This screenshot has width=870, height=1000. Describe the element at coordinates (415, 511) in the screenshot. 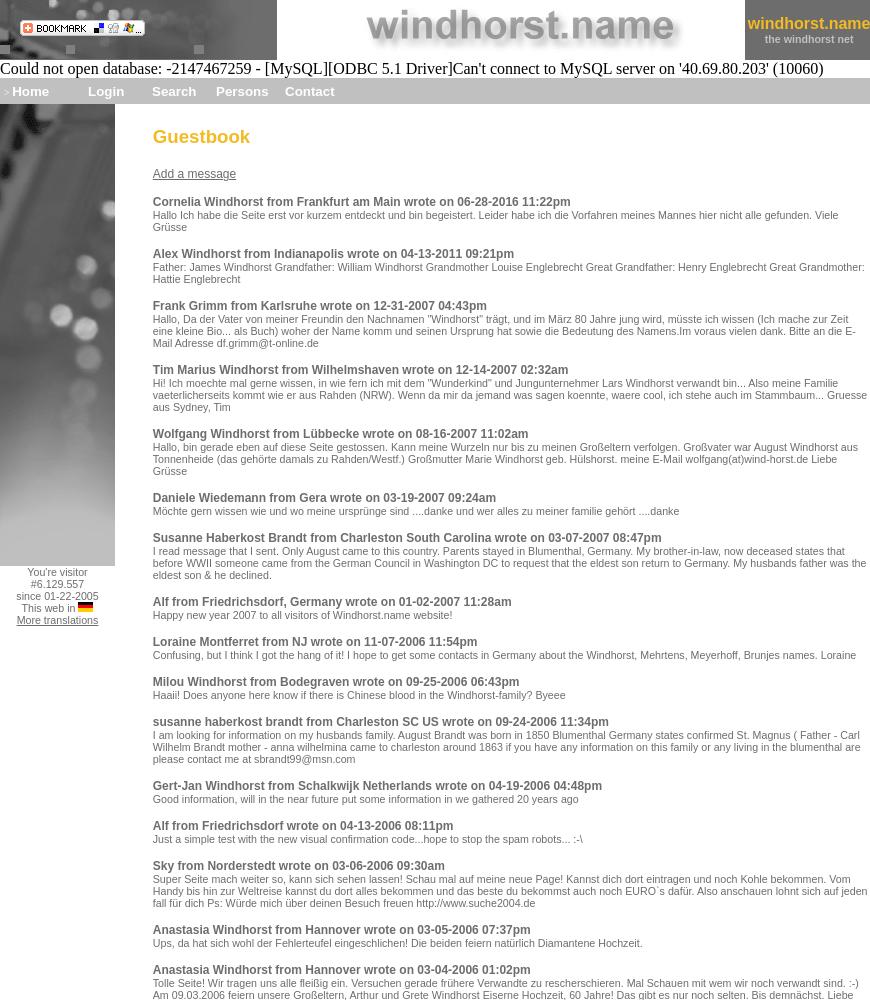

I see `'Möchte gern wissen wie und wo meine ursprünge sind ....danke und wer alles zu meiner familie gehört ....danke'` at that location.